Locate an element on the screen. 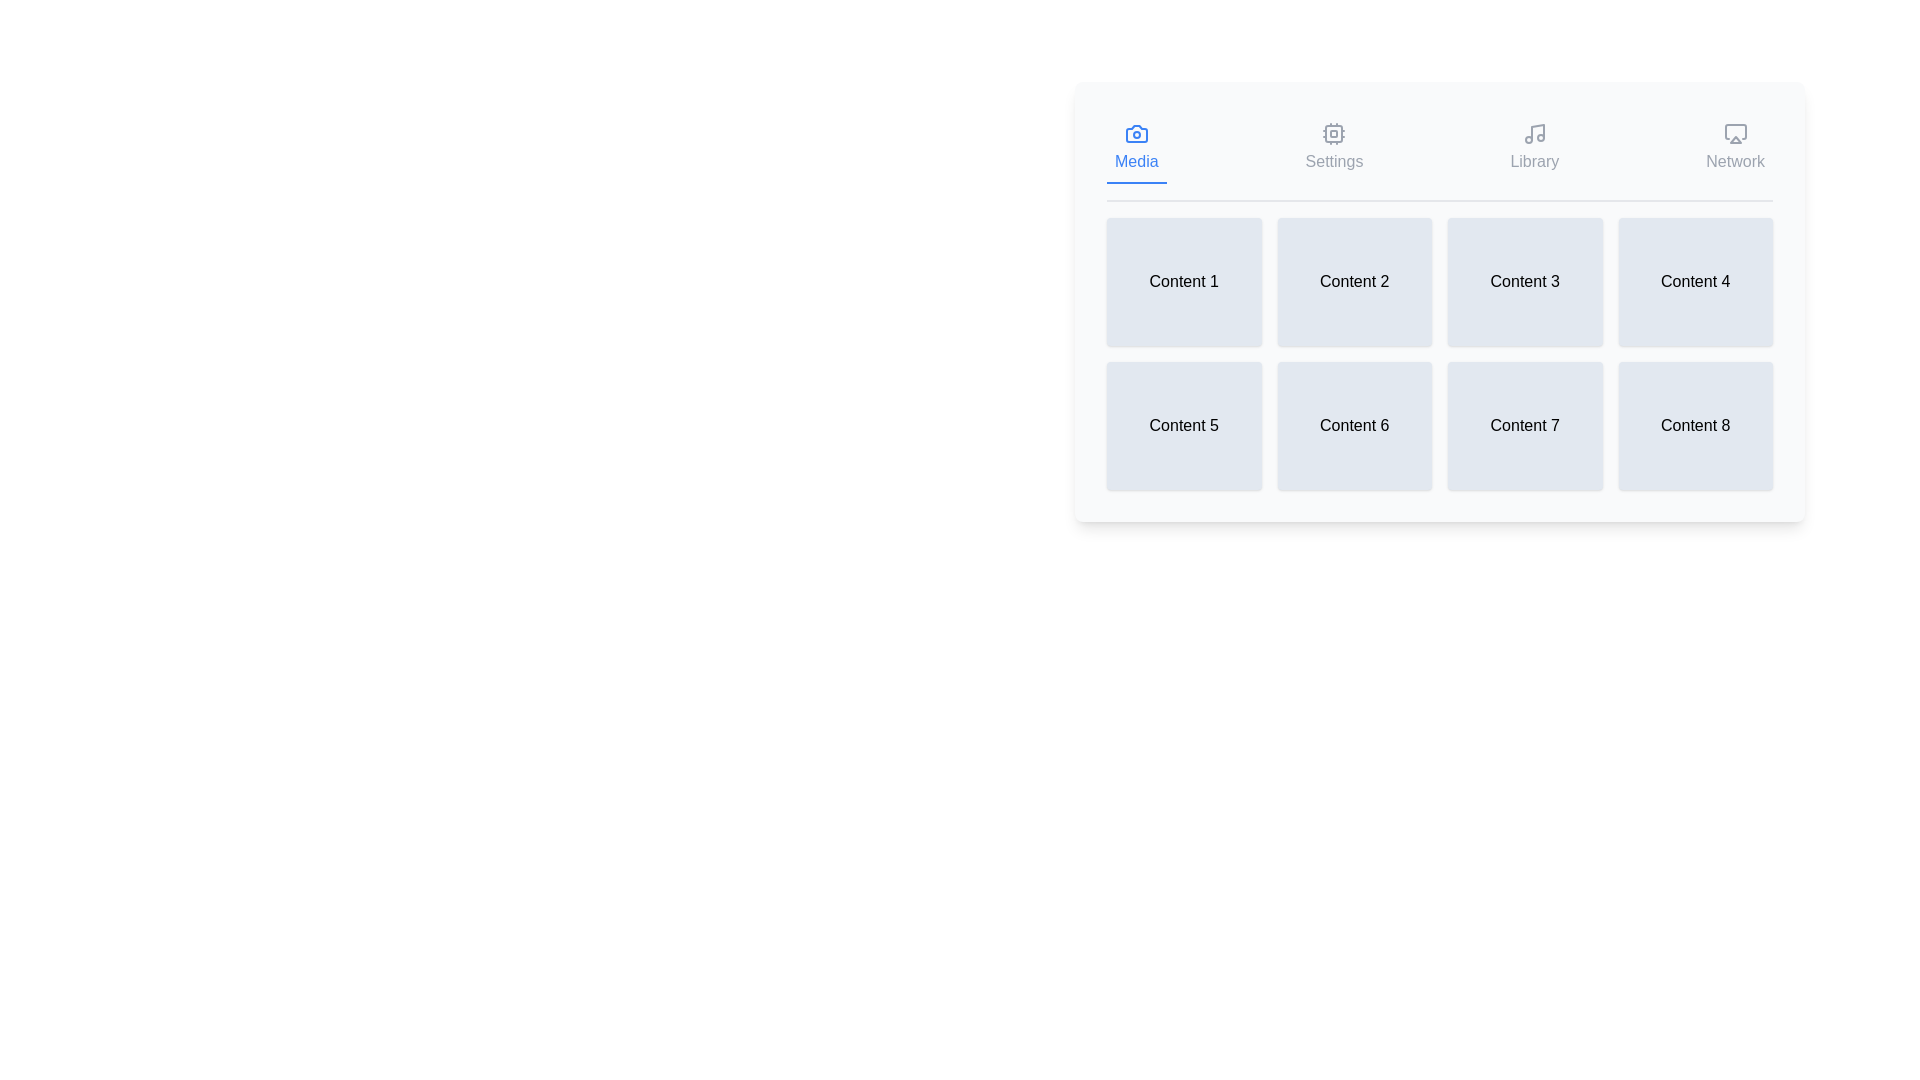 Image resolution: width=1920 pixels, height=1080 pixels. the tab icon labeled Settings to observe the tooltip or feedback is located at coordinates (1334, 148).